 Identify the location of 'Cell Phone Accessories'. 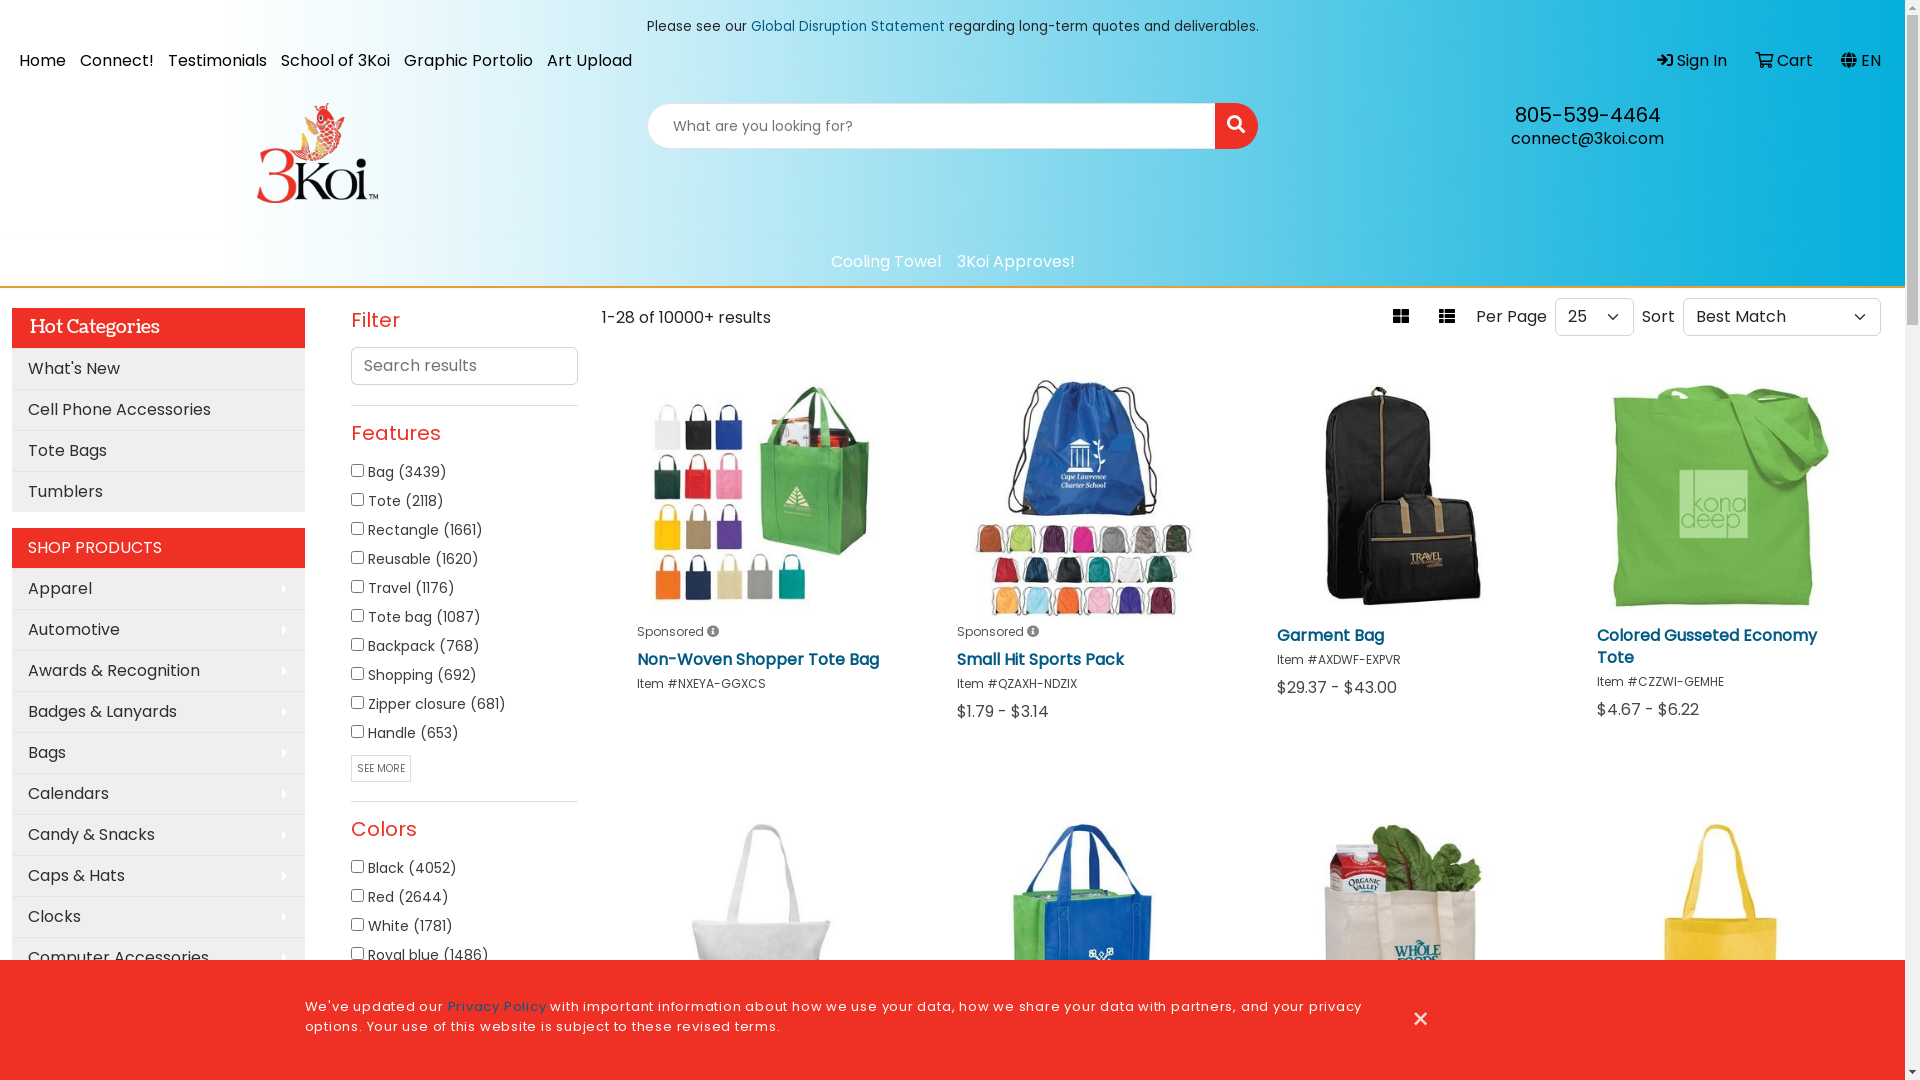
(157, 408).